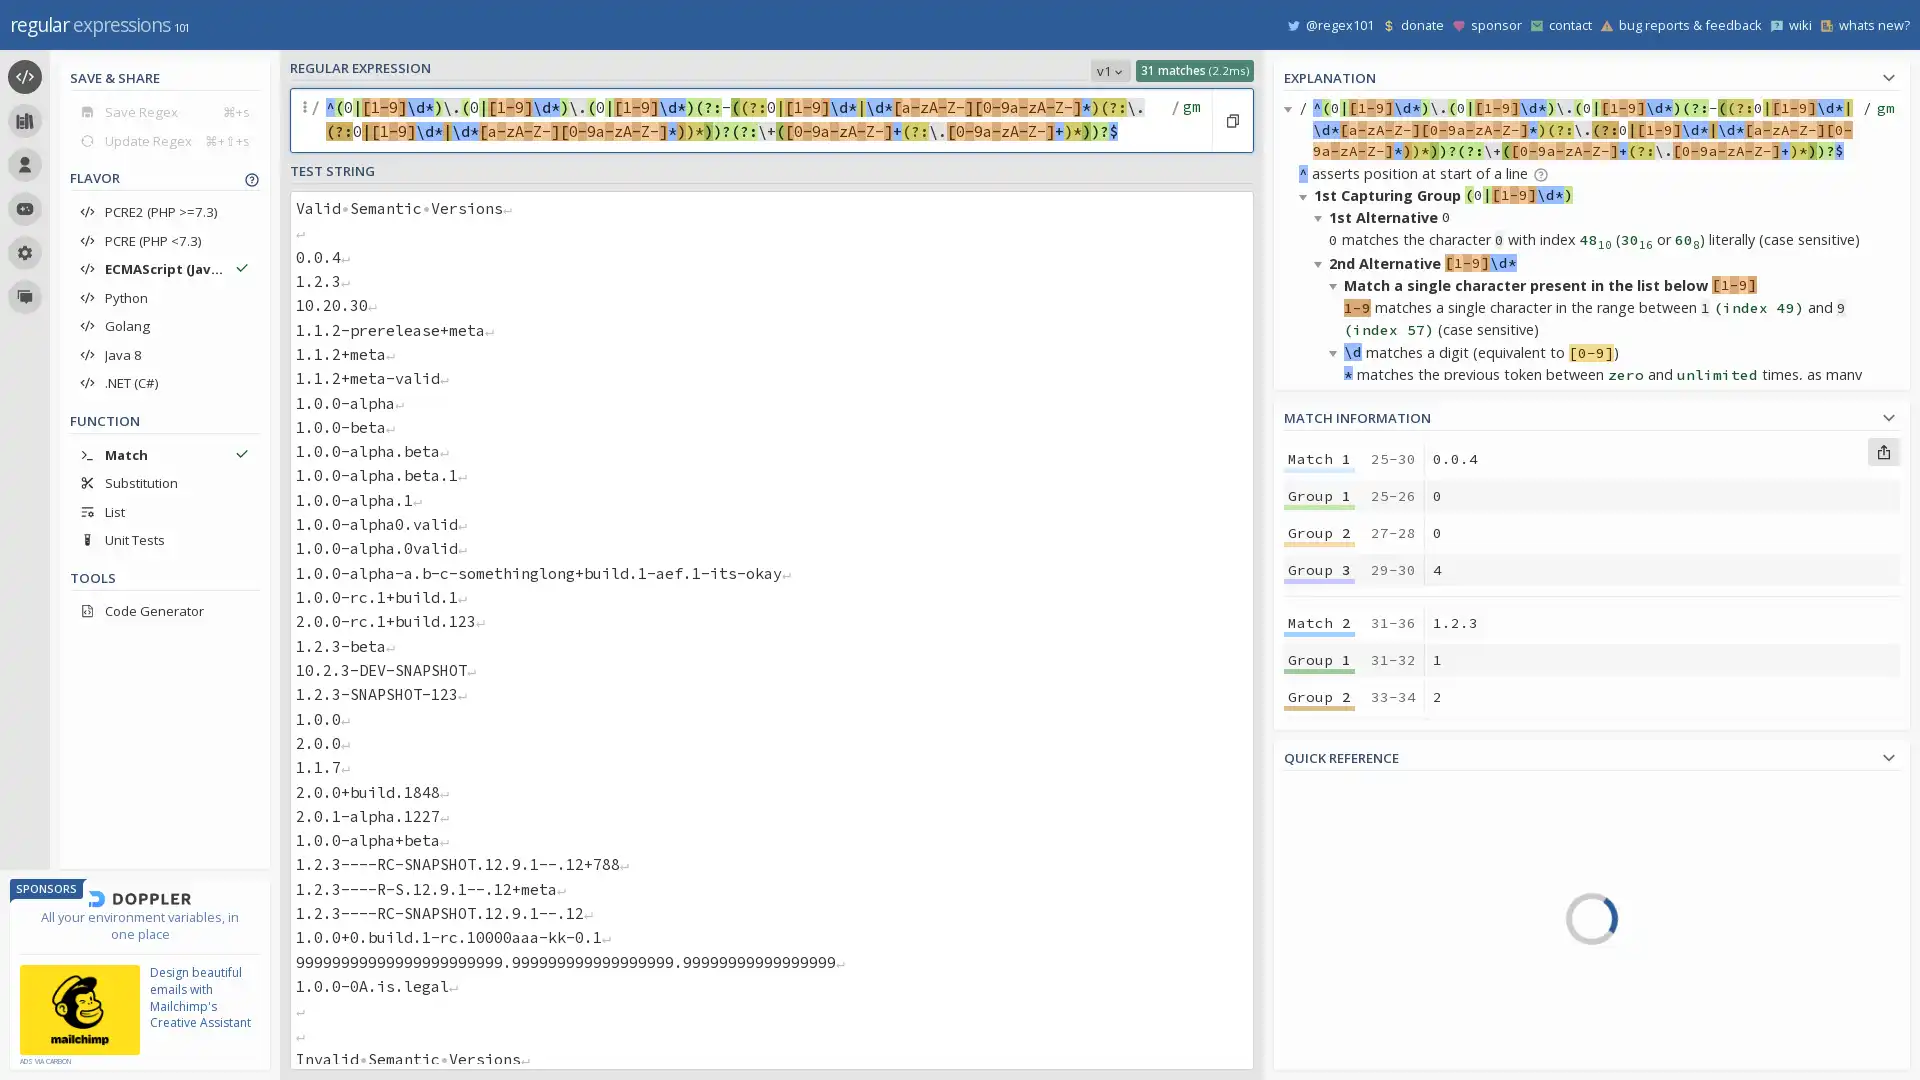  Describe the element at coordinates (1321, 713) in the screenshot. I see `Collapse Subtree` at that location.